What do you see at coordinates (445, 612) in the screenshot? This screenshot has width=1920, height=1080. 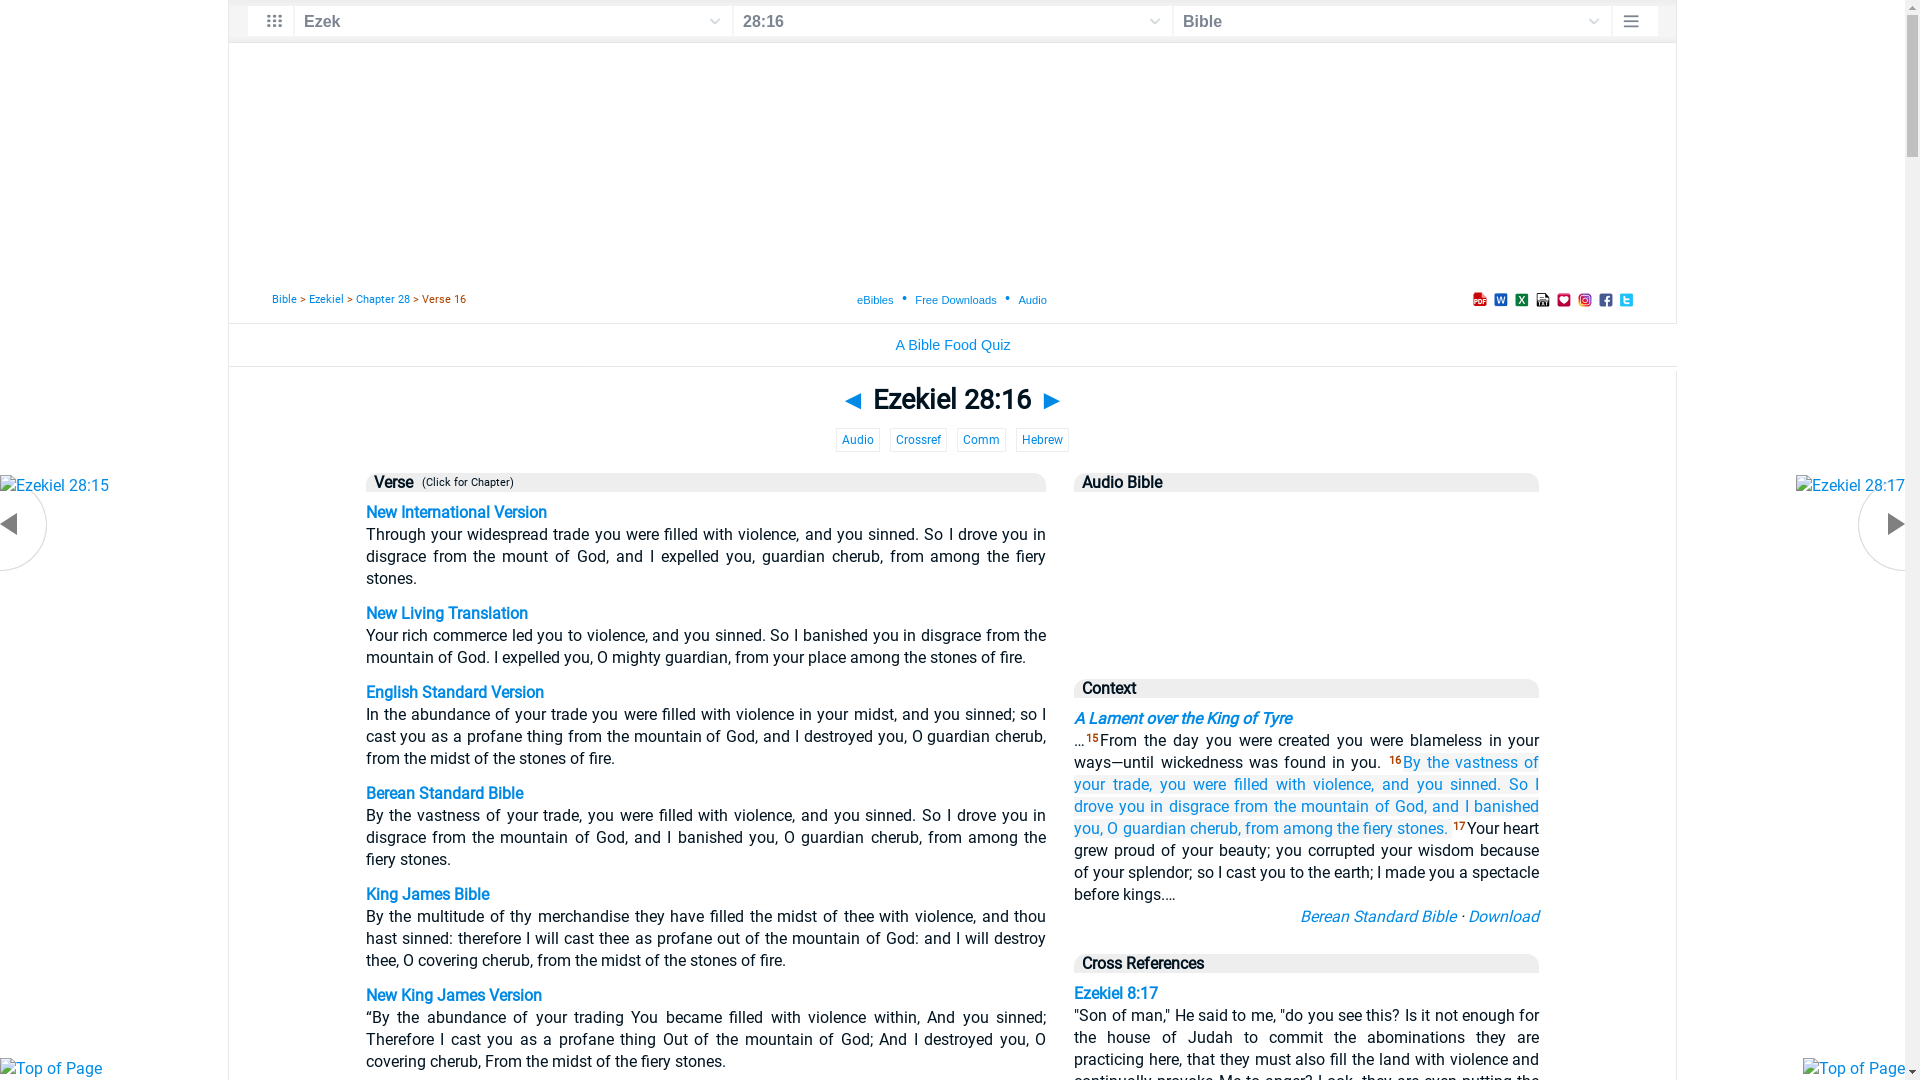 I see `'New Living Translation'` at bounding box center [445, 612].